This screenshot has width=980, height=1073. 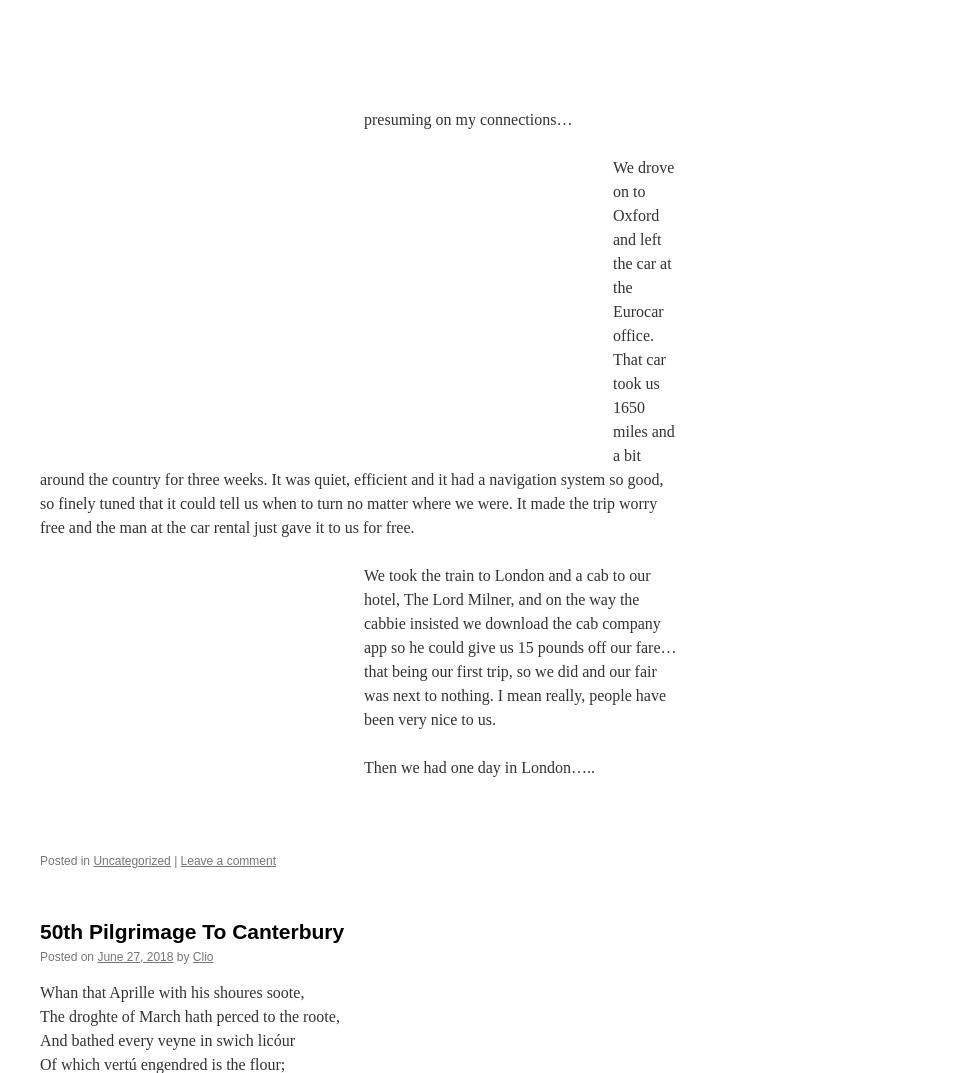 I want to click on 'The droghte of March hath perced to the roote,', so click(x=189, y=1015).